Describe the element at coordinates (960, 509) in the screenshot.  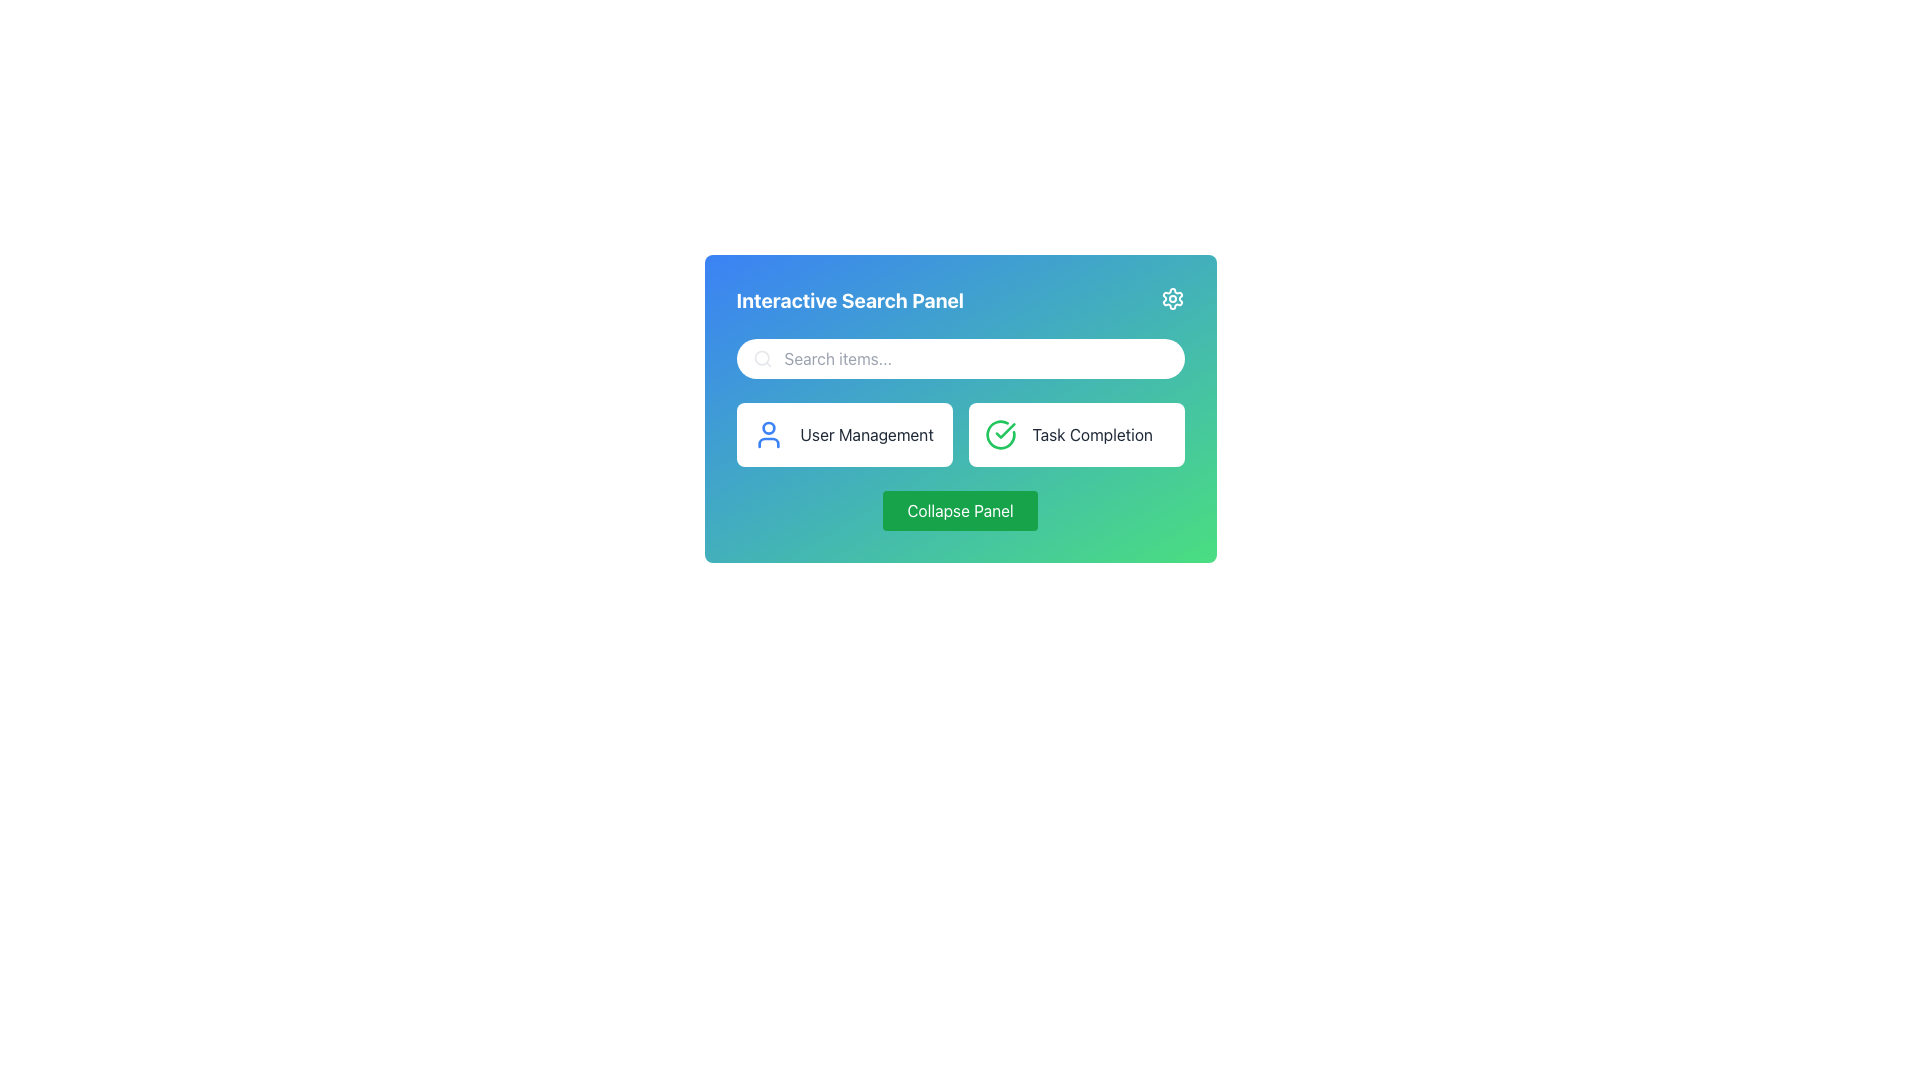
I see `the green 'Collapse Panel' button with white text, located at the bottom of the Interactive Search Panel` at that location.